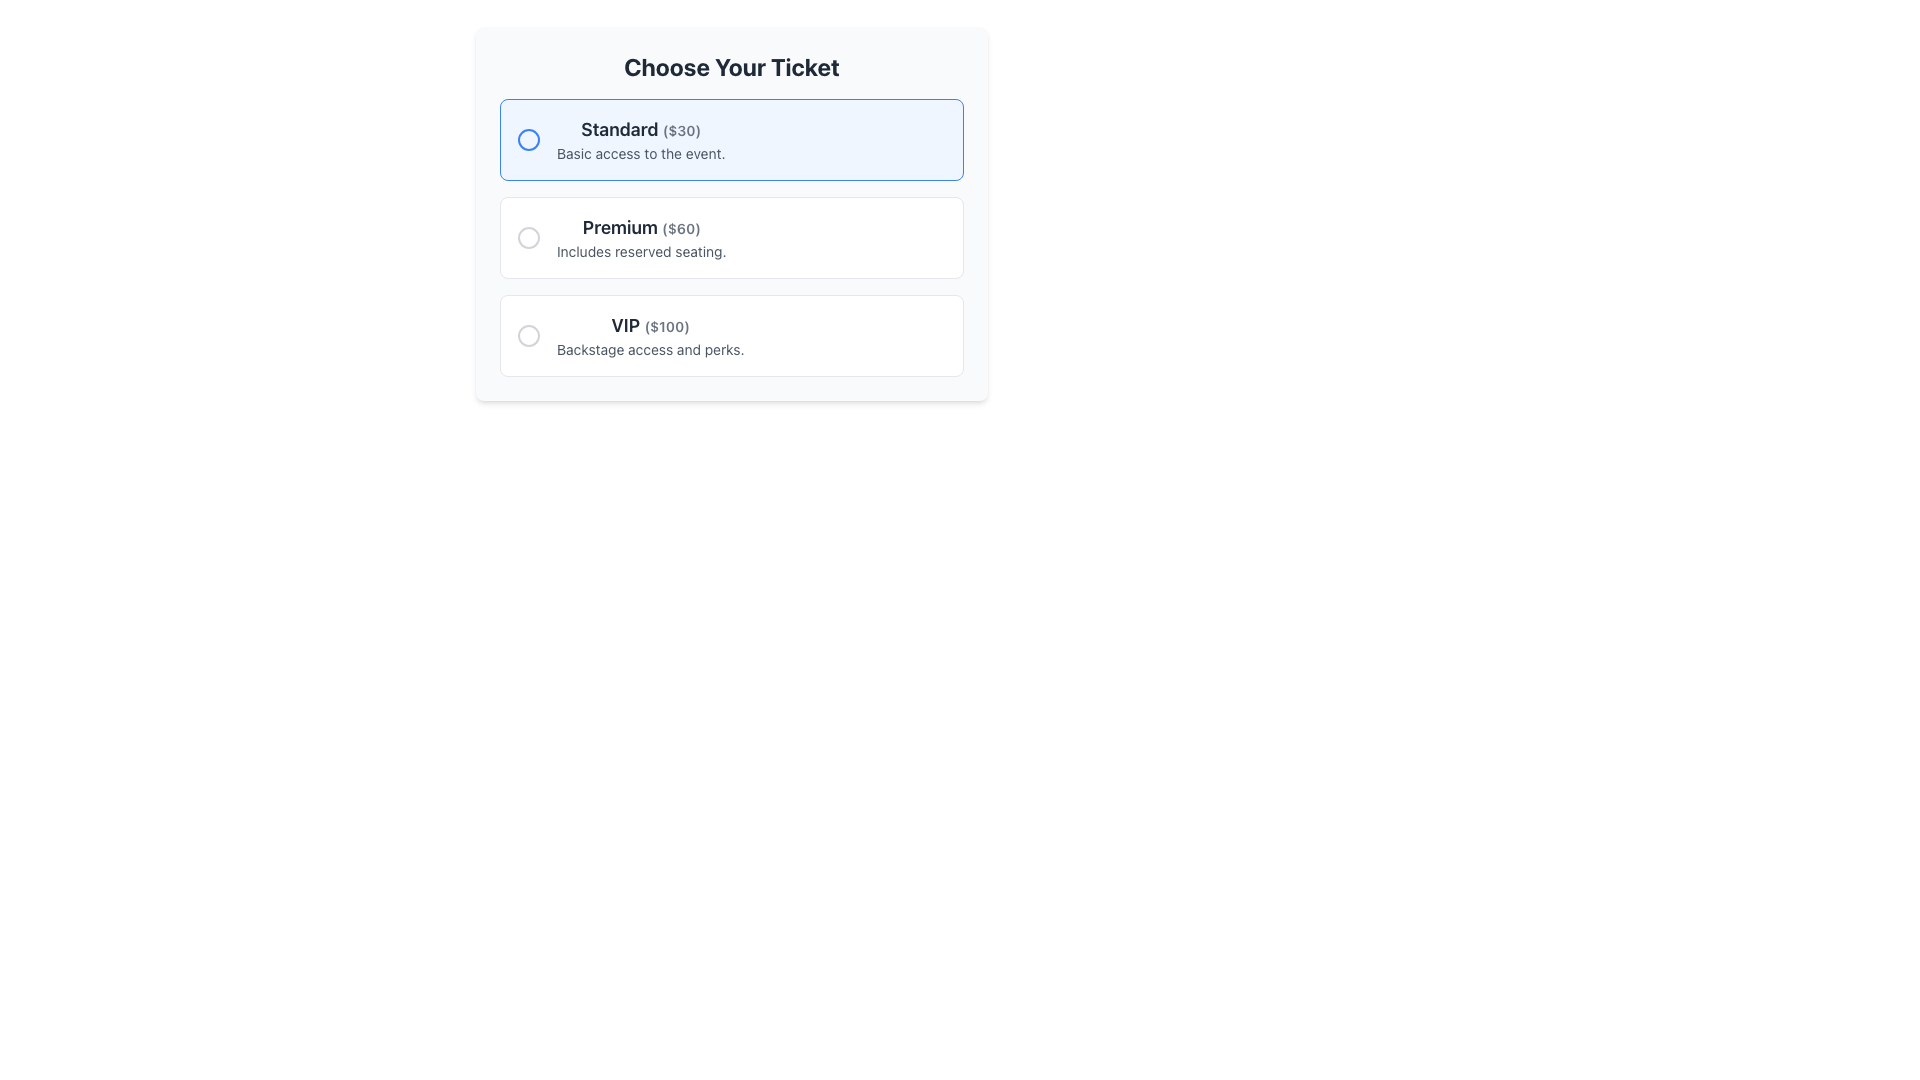 This screenshot has width=1920, height=1080. Describe the element at coordinates (641, 130) in the screenshot. I see `the text label element displaying 'Standard ($30)', which is styled as a heading for a selectable option and is located beneath the title 'Choose Your Ticket'` at that location.